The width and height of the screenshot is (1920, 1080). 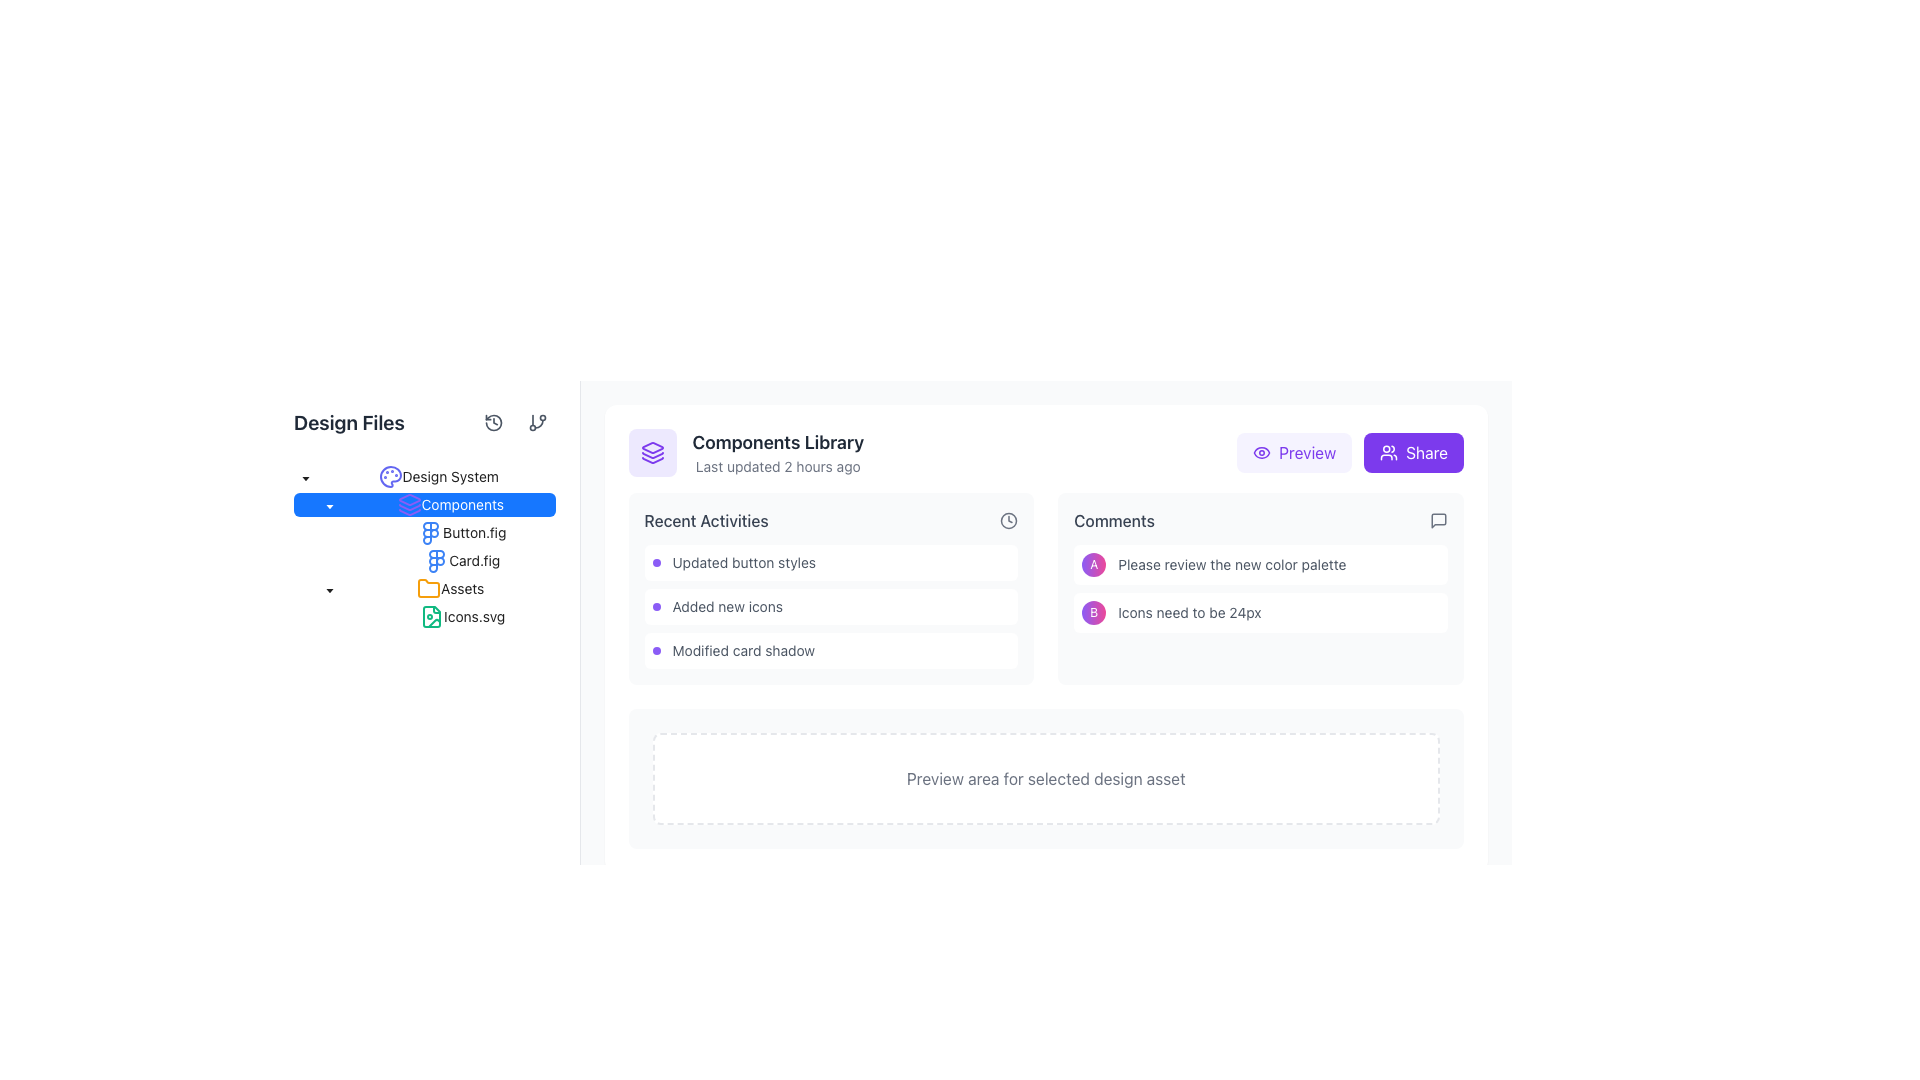 I want to click on the text label 'Assets' in the hierarchical structure, so click(x=461, y=587).